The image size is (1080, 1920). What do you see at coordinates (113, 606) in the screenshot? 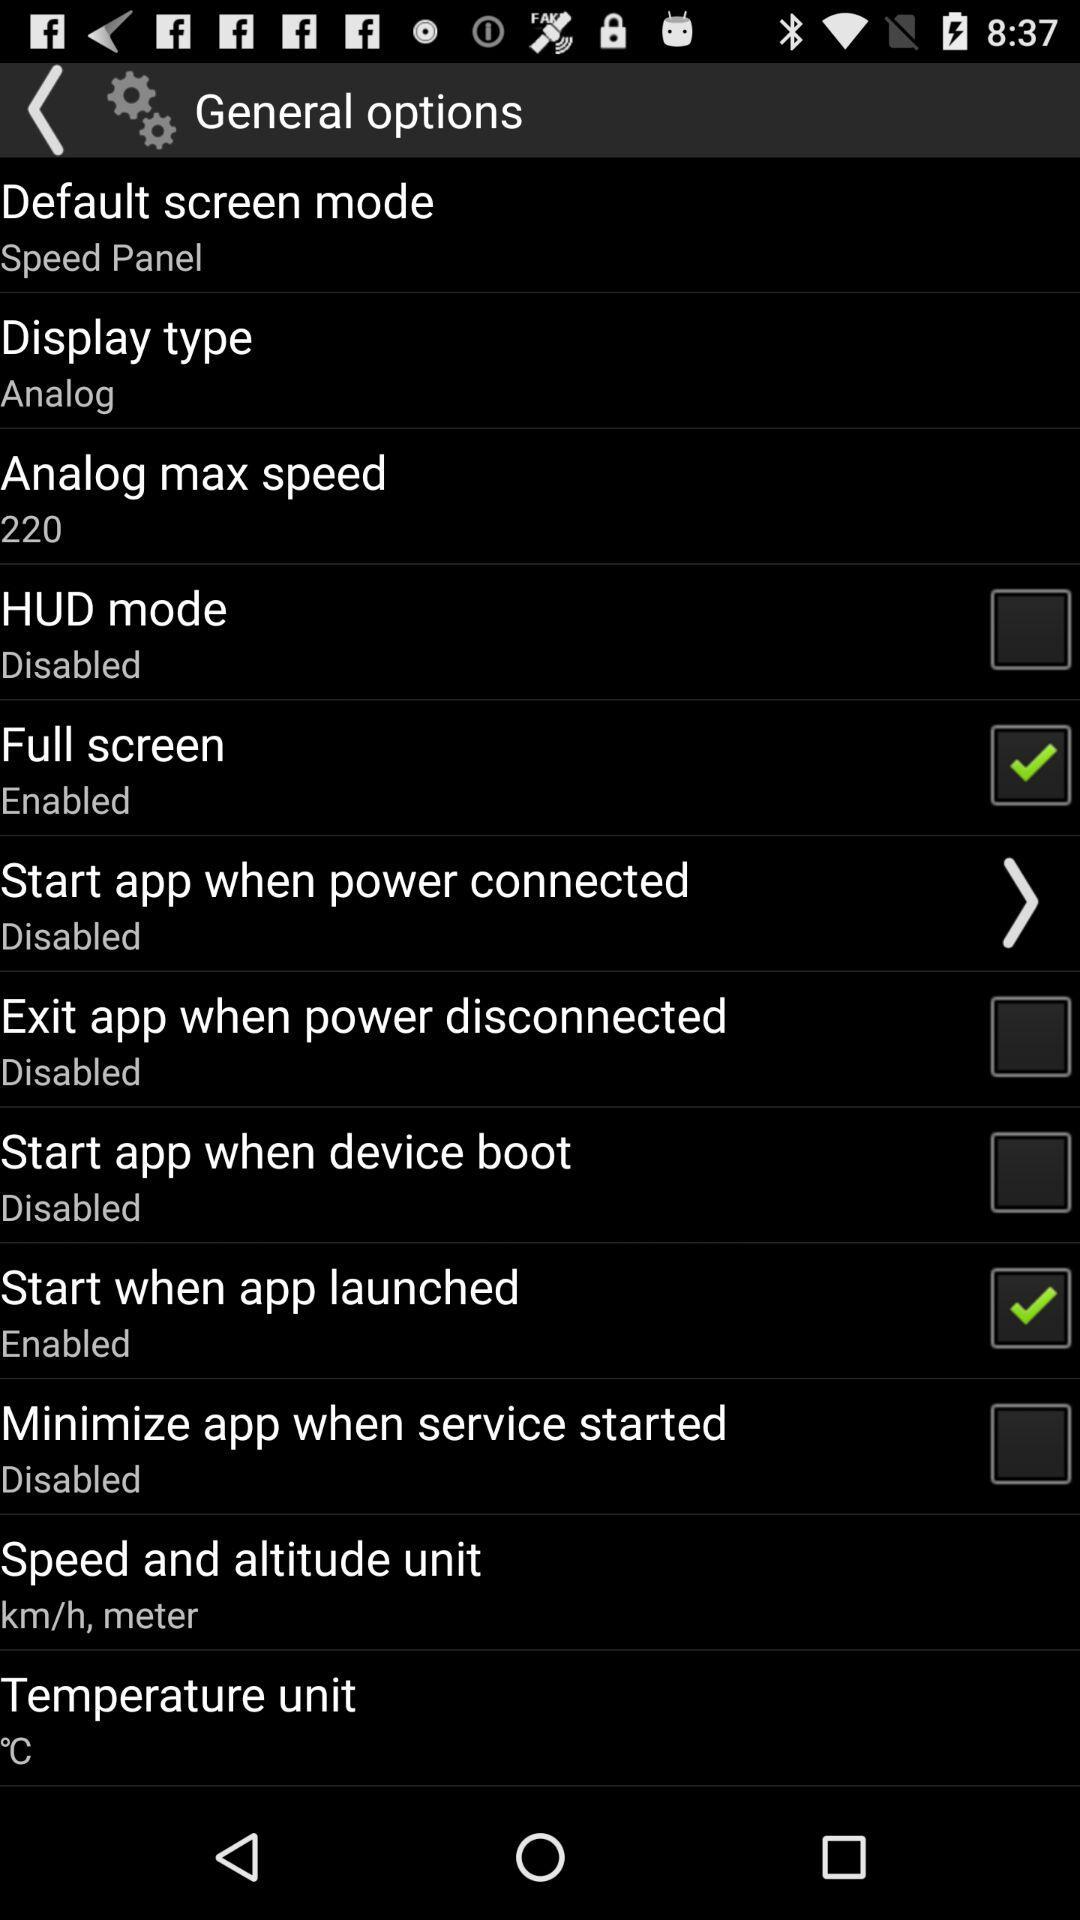
I see `hud mode item` at bounding box center [113, 606].